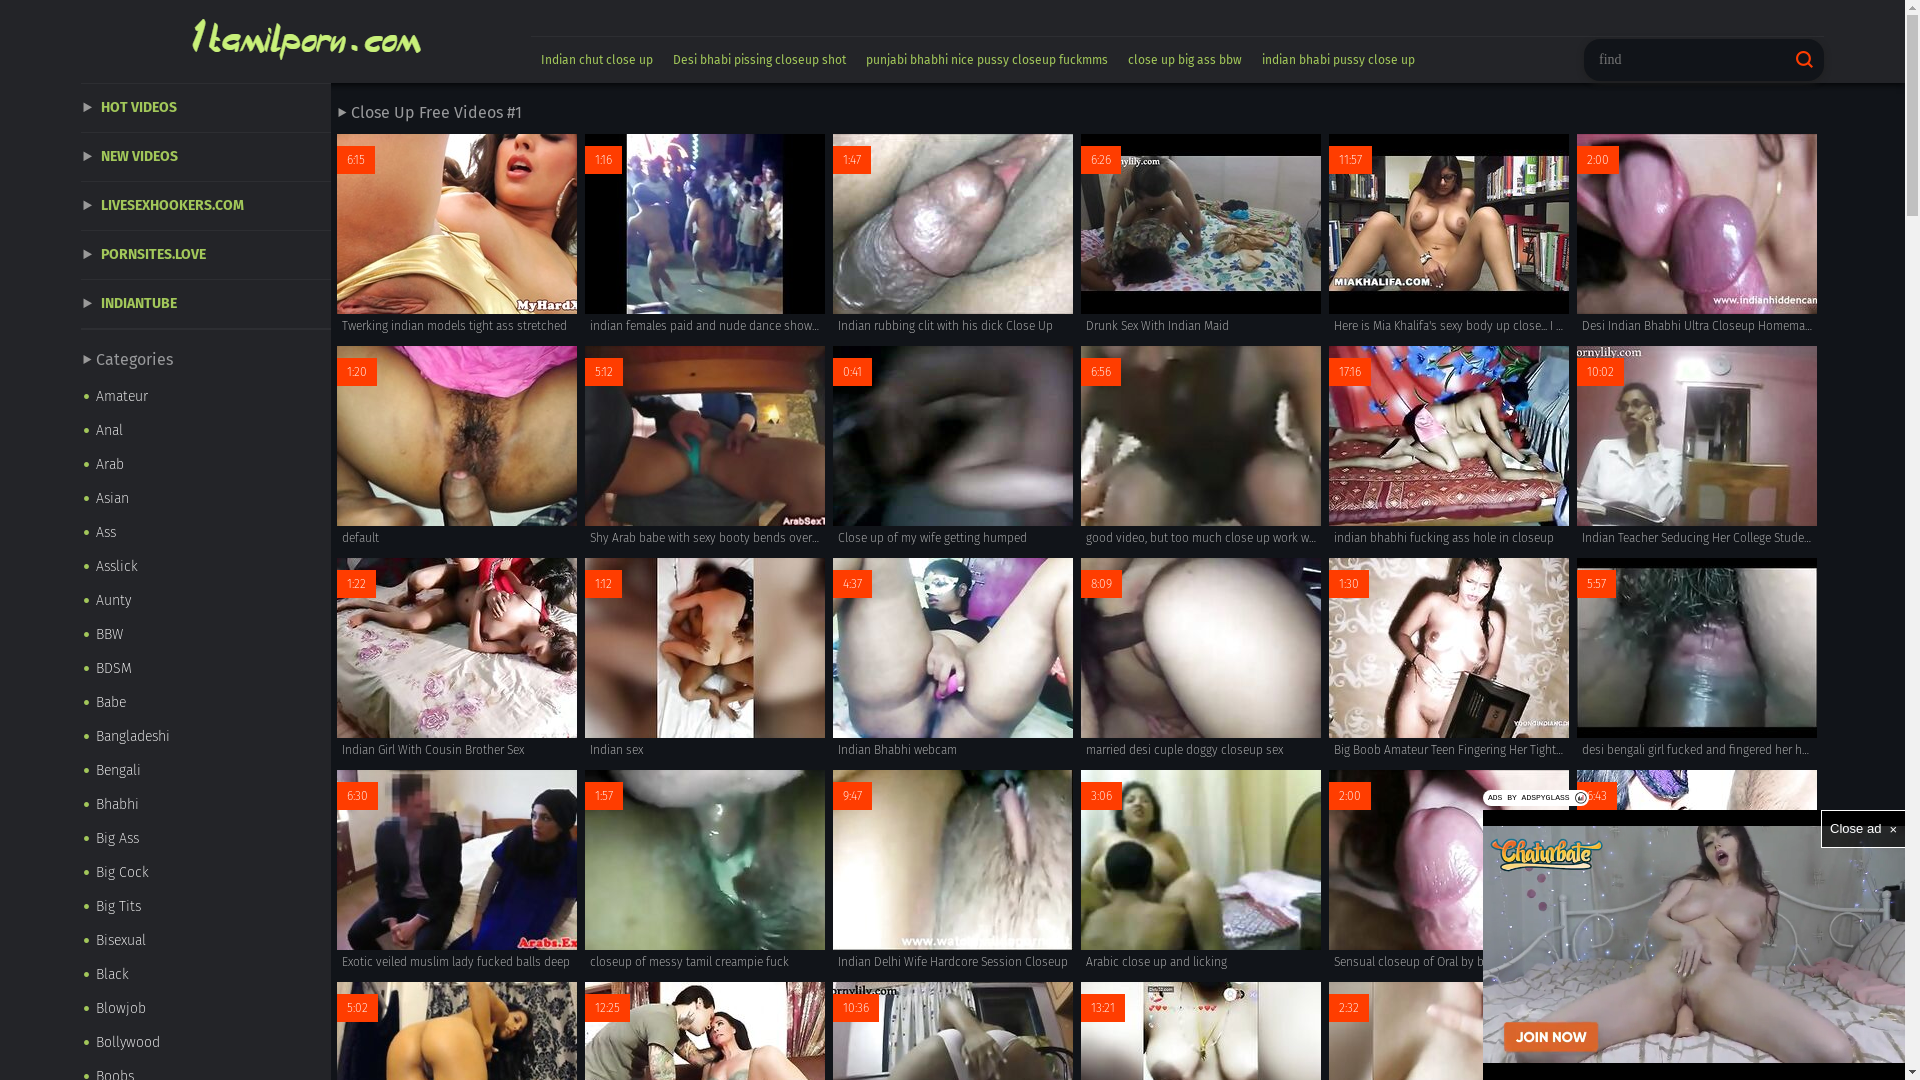 The height and width of the screenshot is (1080, 1920). Describe the element at coordinates (455, 659) in the screenshot. I see `'1:22` at that location.